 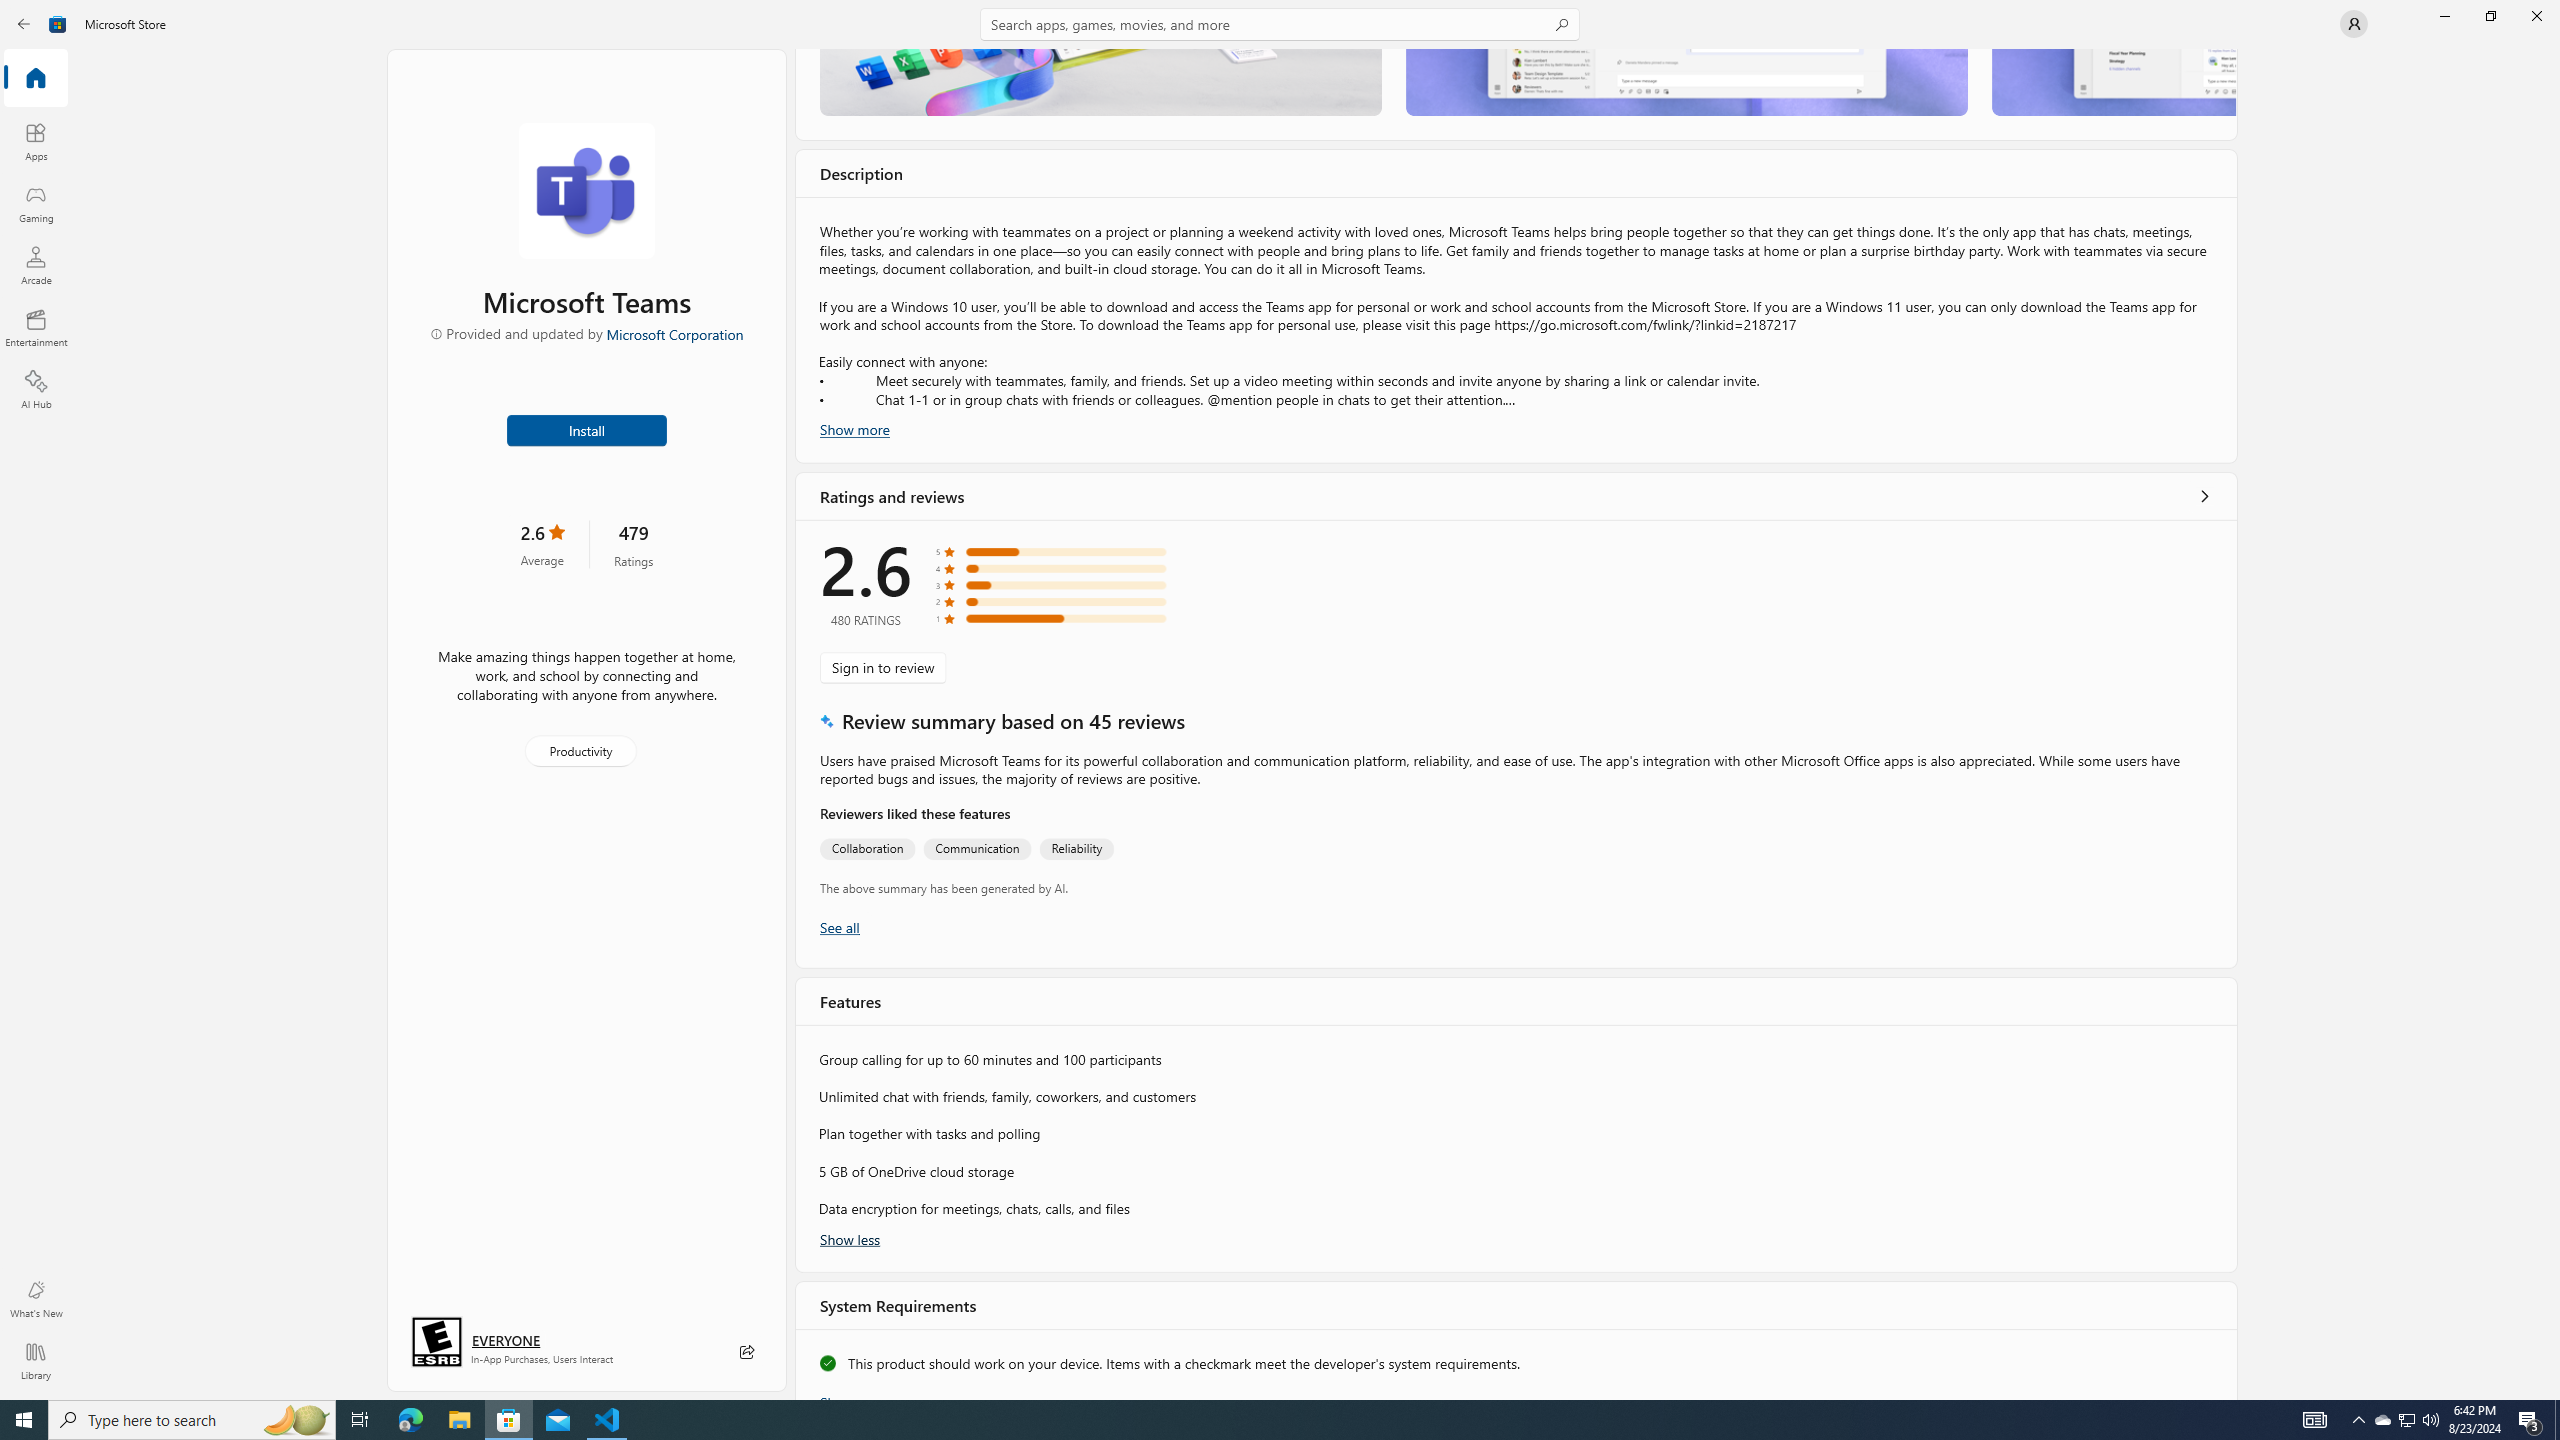 I want to click on 'Show less', so click(x=848, y=1237).